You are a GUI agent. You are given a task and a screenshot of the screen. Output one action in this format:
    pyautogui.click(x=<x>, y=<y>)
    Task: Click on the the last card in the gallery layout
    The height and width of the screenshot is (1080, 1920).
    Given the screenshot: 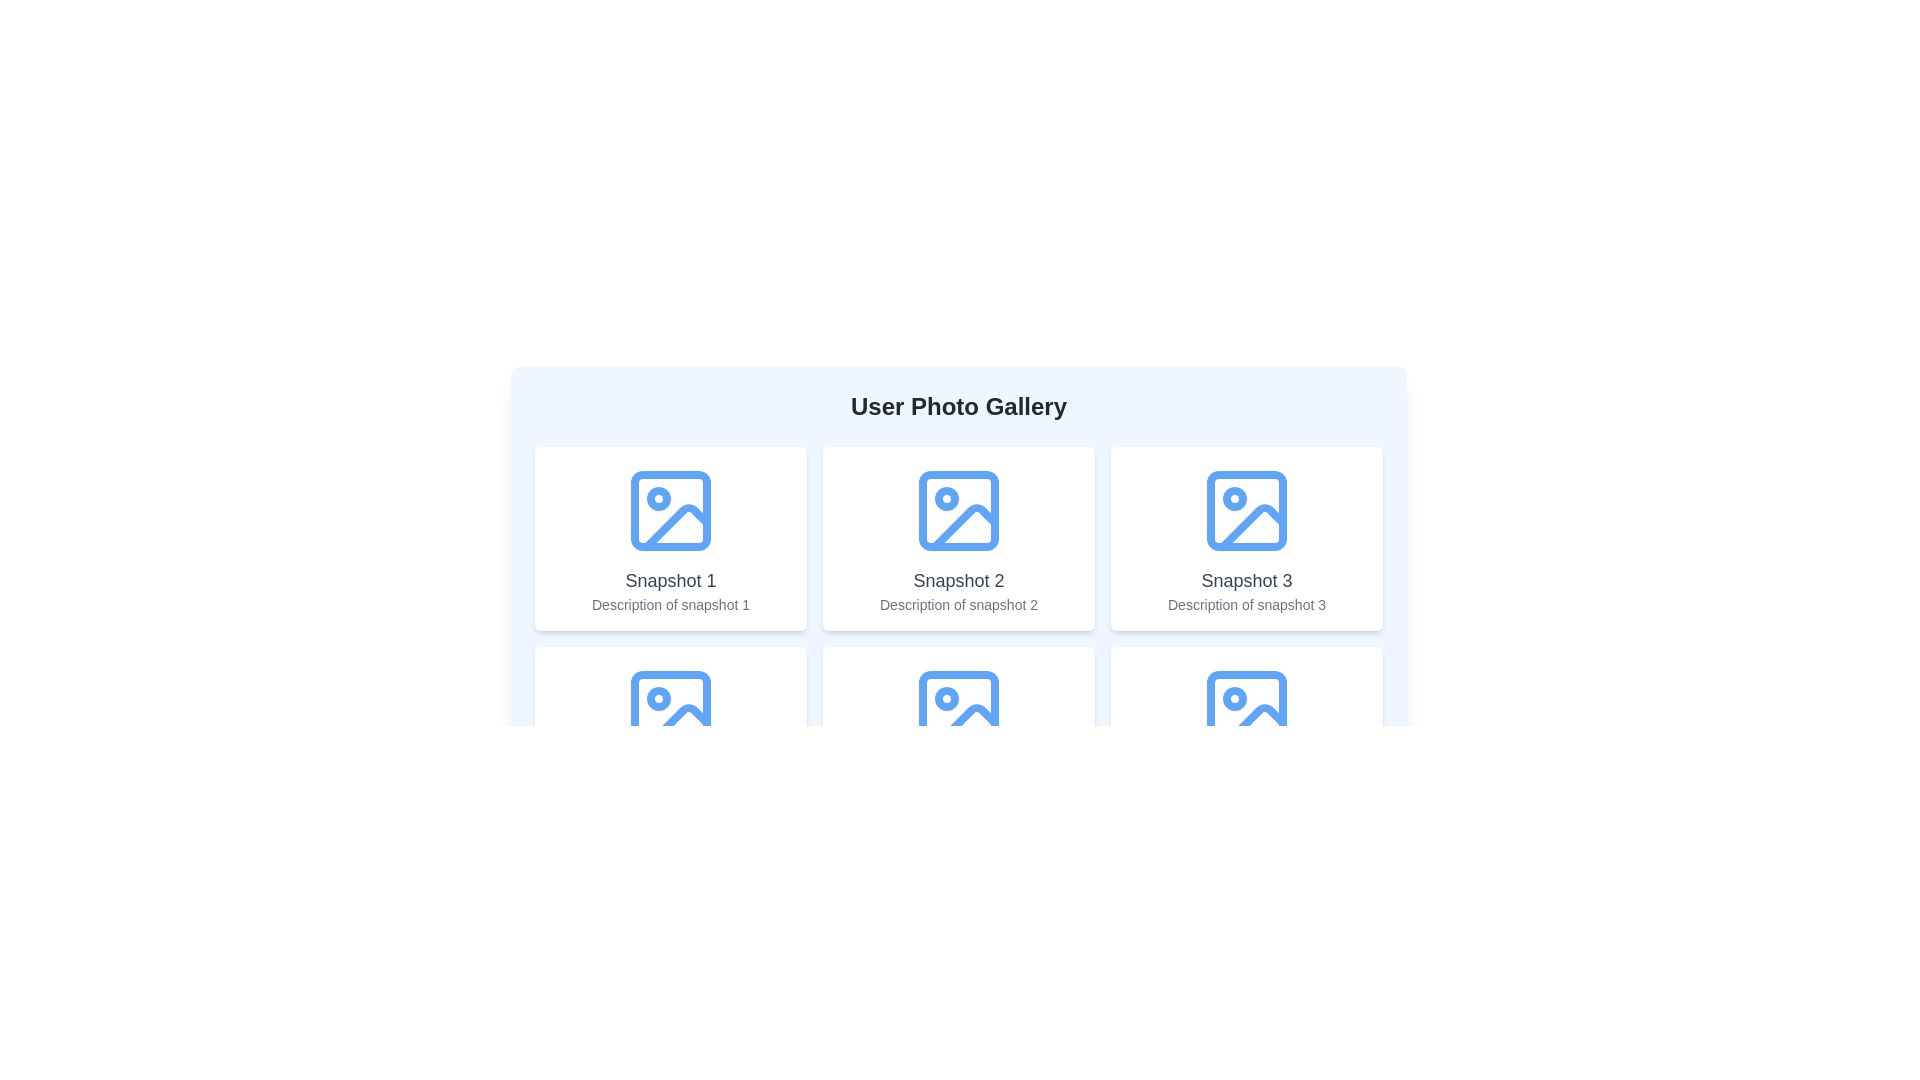 What is the action you would take?
    pyautogui.click(x=1246, y=739)
    